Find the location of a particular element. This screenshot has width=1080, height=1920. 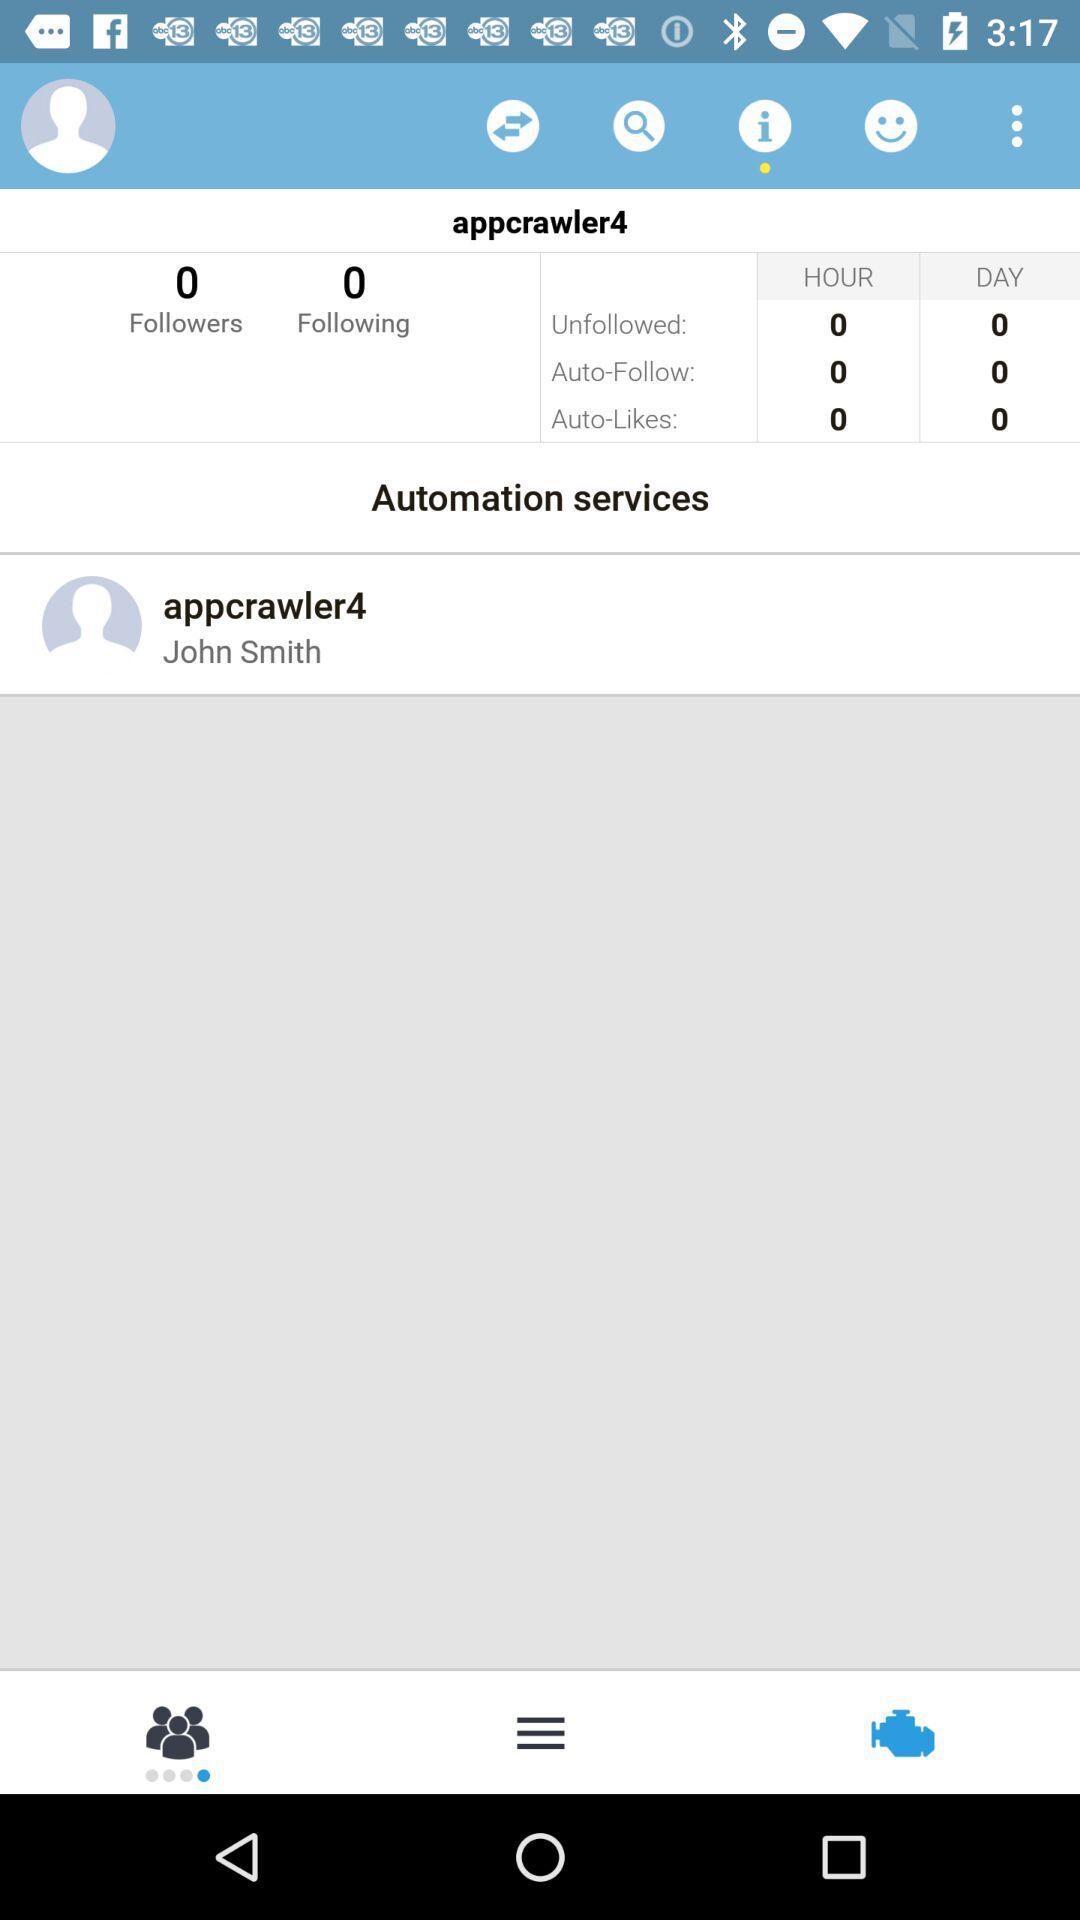

search a name is located at coordinates (639, 124).